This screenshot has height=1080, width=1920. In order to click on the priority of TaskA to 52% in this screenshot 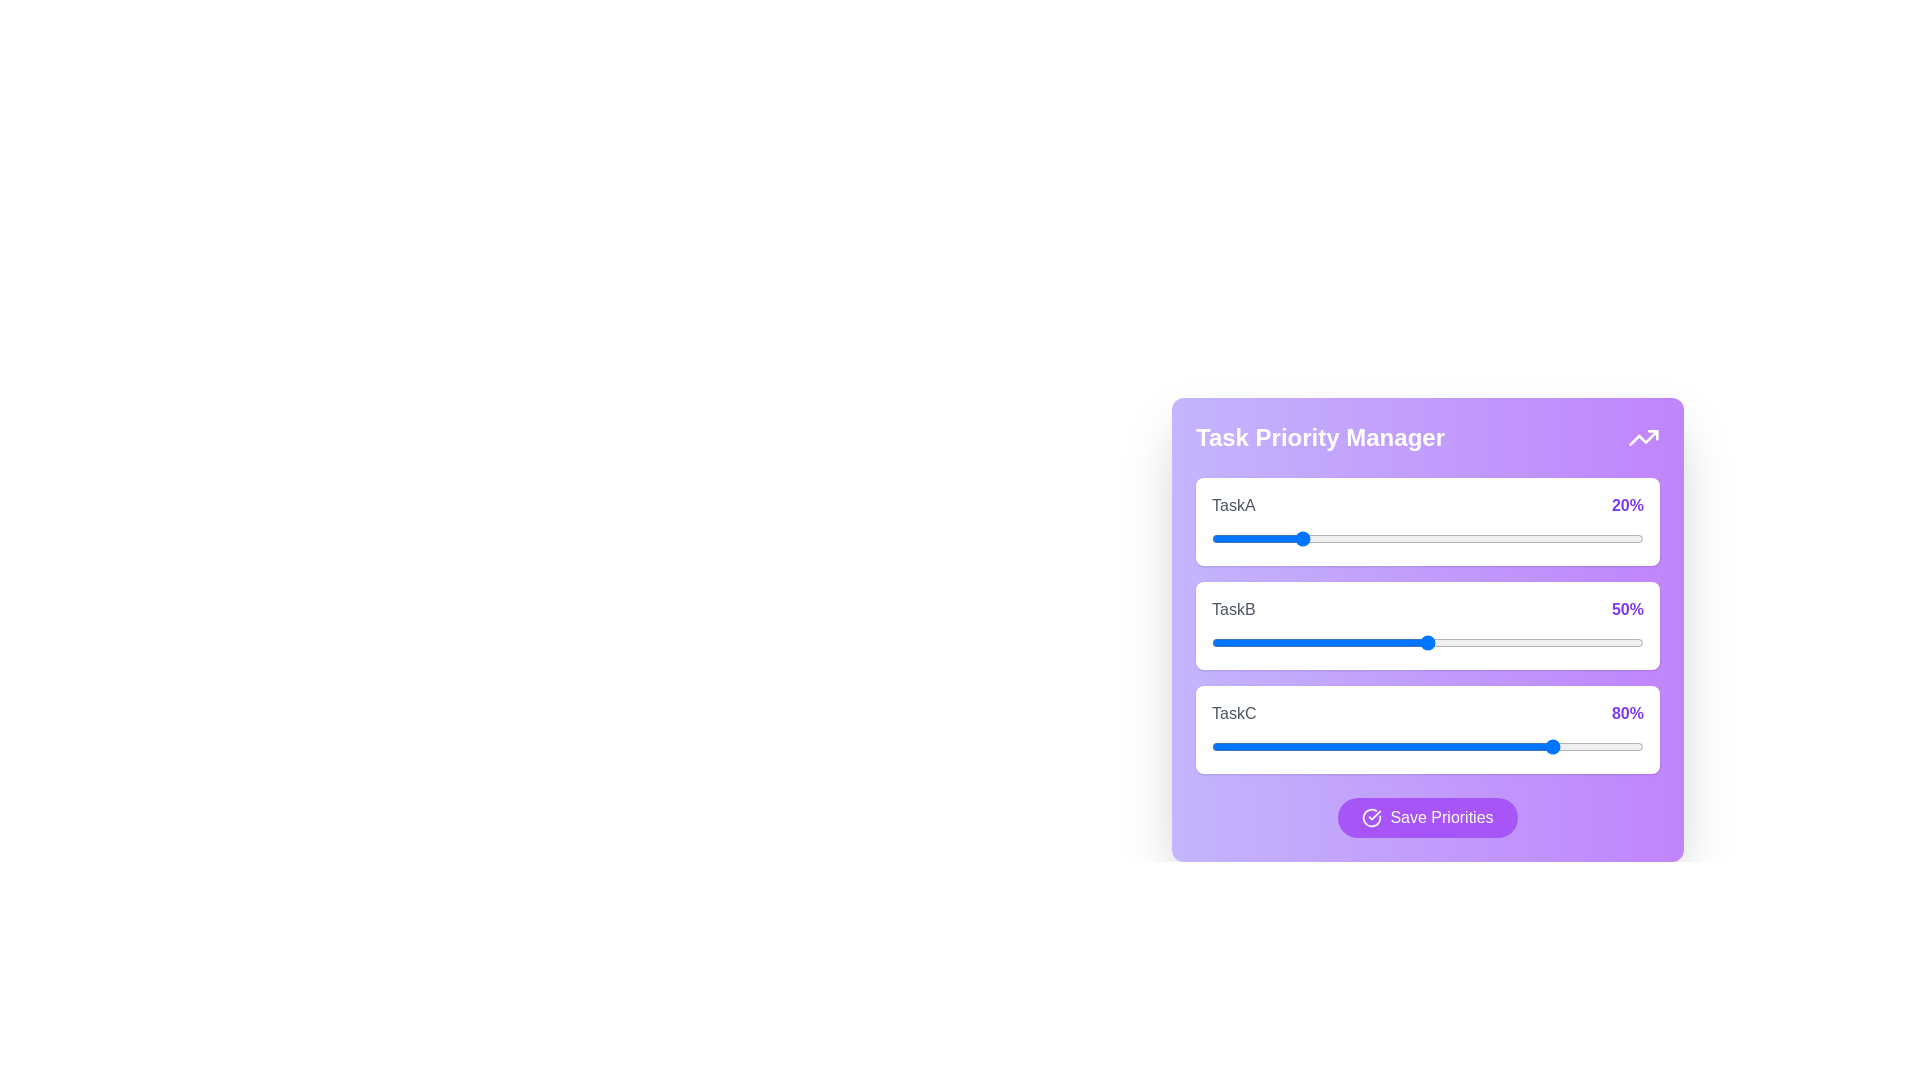, I will do `click(1435, 538)`.